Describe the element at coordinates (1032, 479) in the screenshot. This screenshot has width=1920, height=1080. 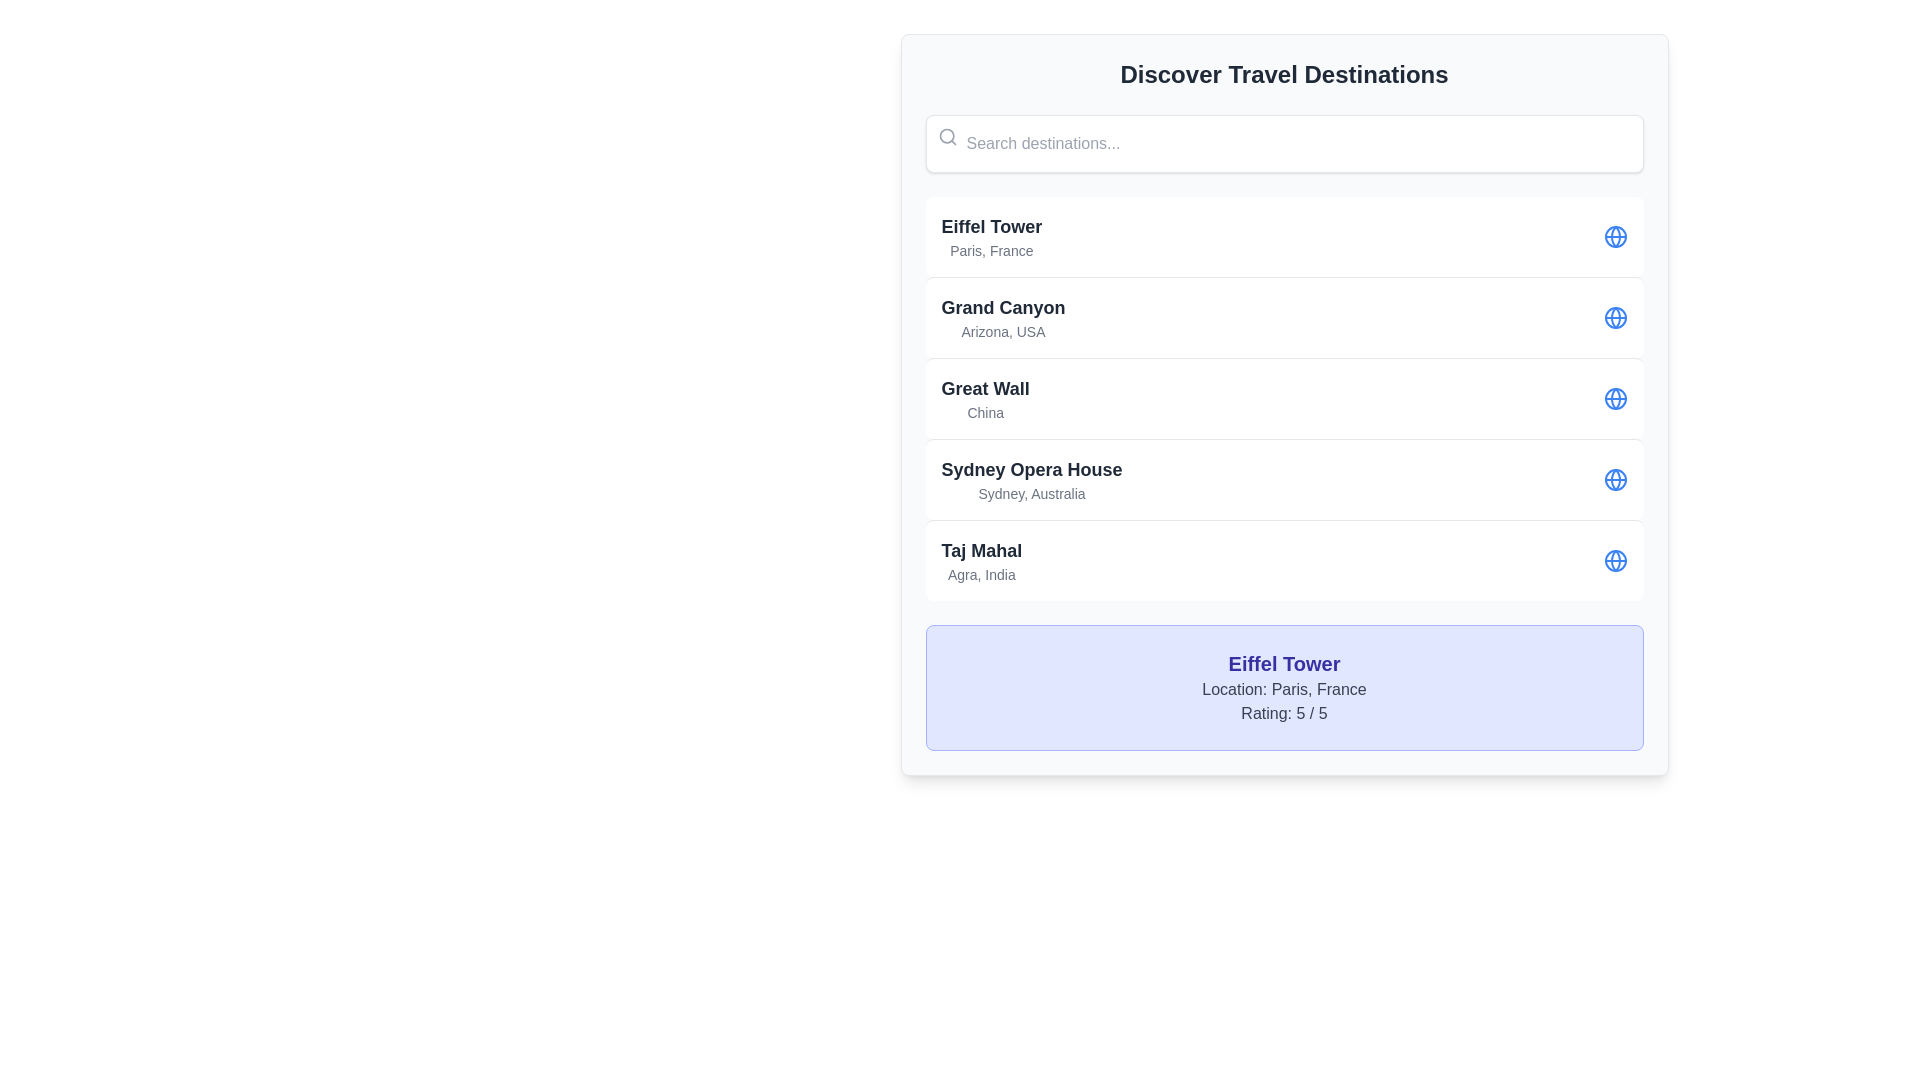
I see `displayed text from the 'Sydney Opera House' text display element, which consists of two lines: 'Sydney Opera House' and 'Sydney, Australia'. This element is located in the fourth row of the travel destinations list` at that location.